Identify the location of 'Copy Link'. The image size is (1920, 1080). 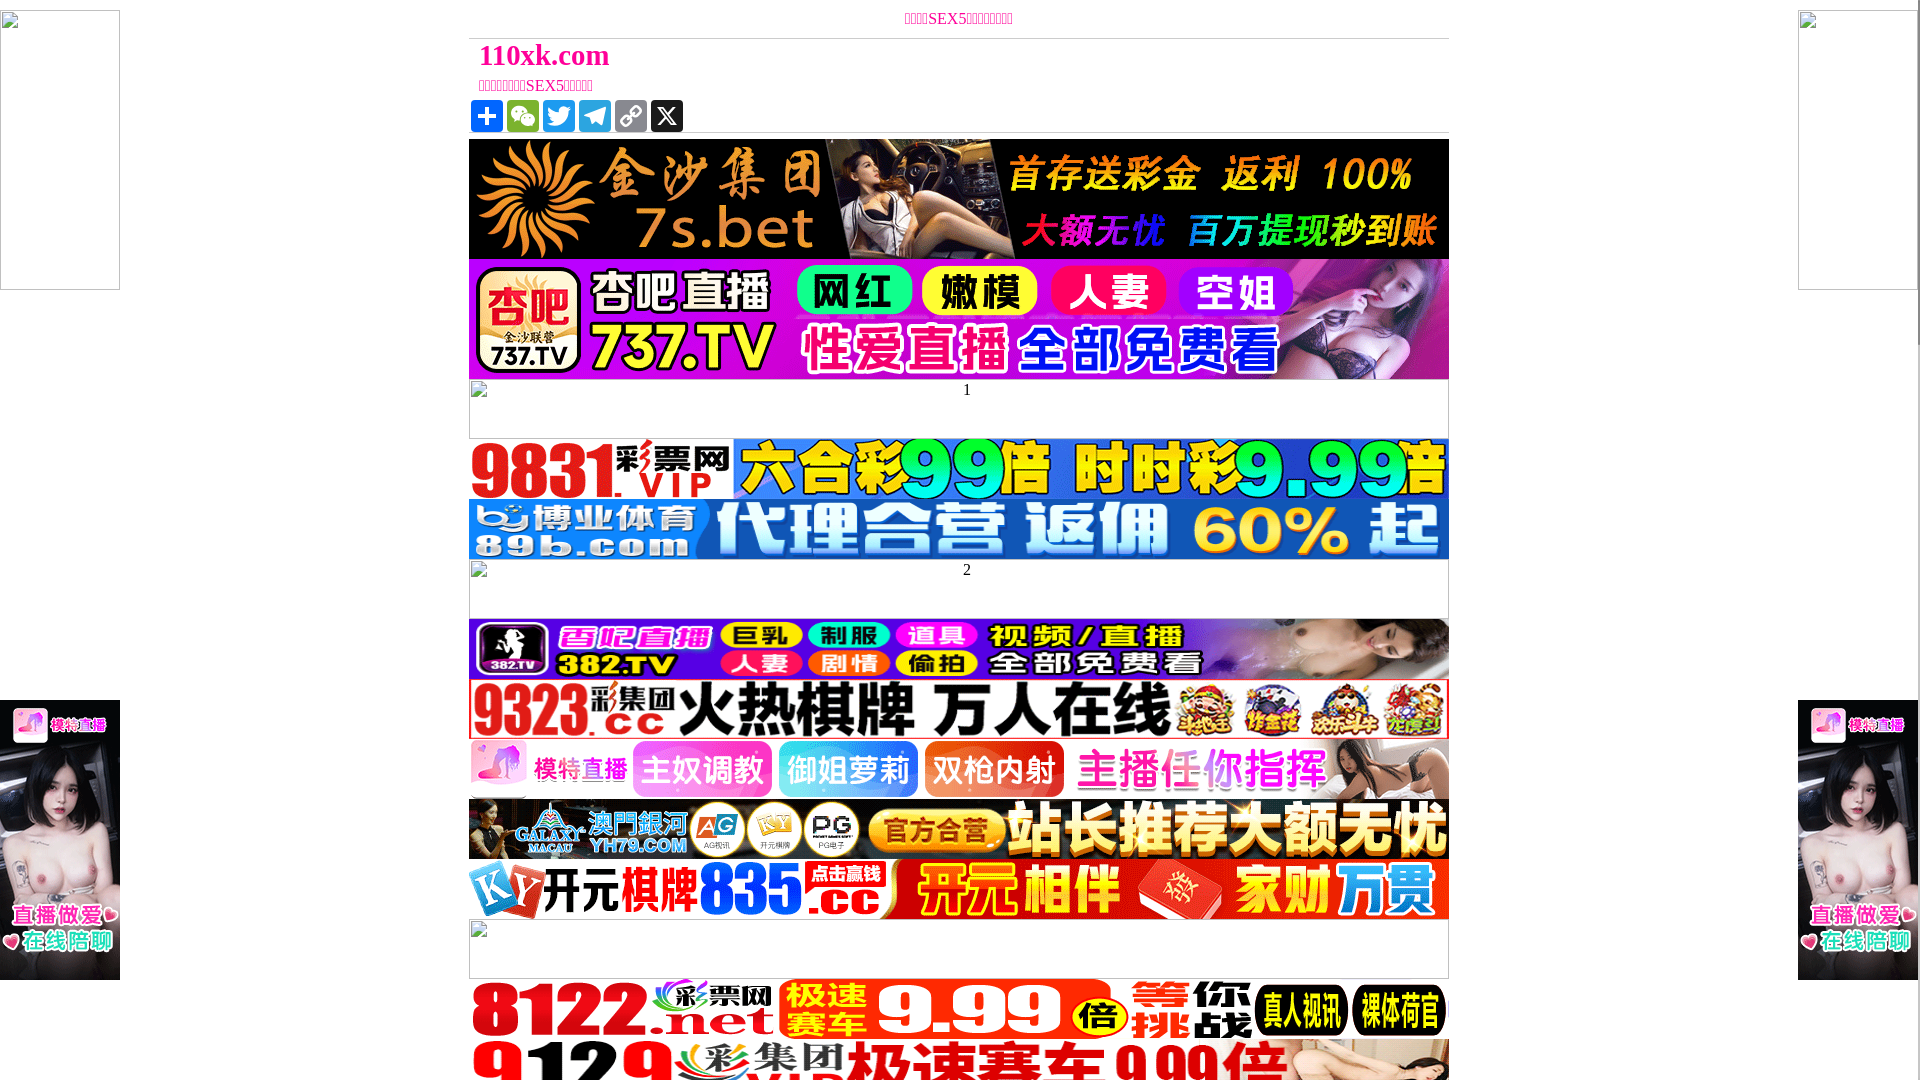
(629, 115).